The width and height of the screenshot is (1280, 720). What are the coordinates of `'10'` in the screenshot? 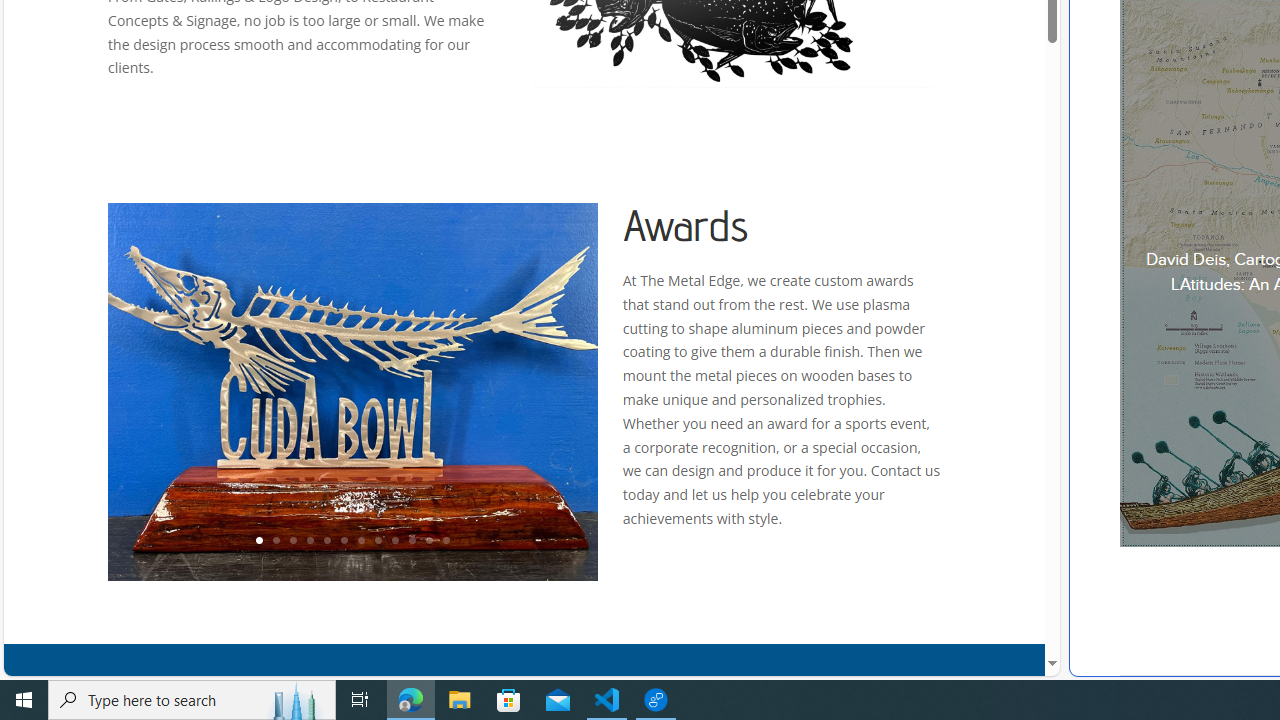 It's located at (411, 541).